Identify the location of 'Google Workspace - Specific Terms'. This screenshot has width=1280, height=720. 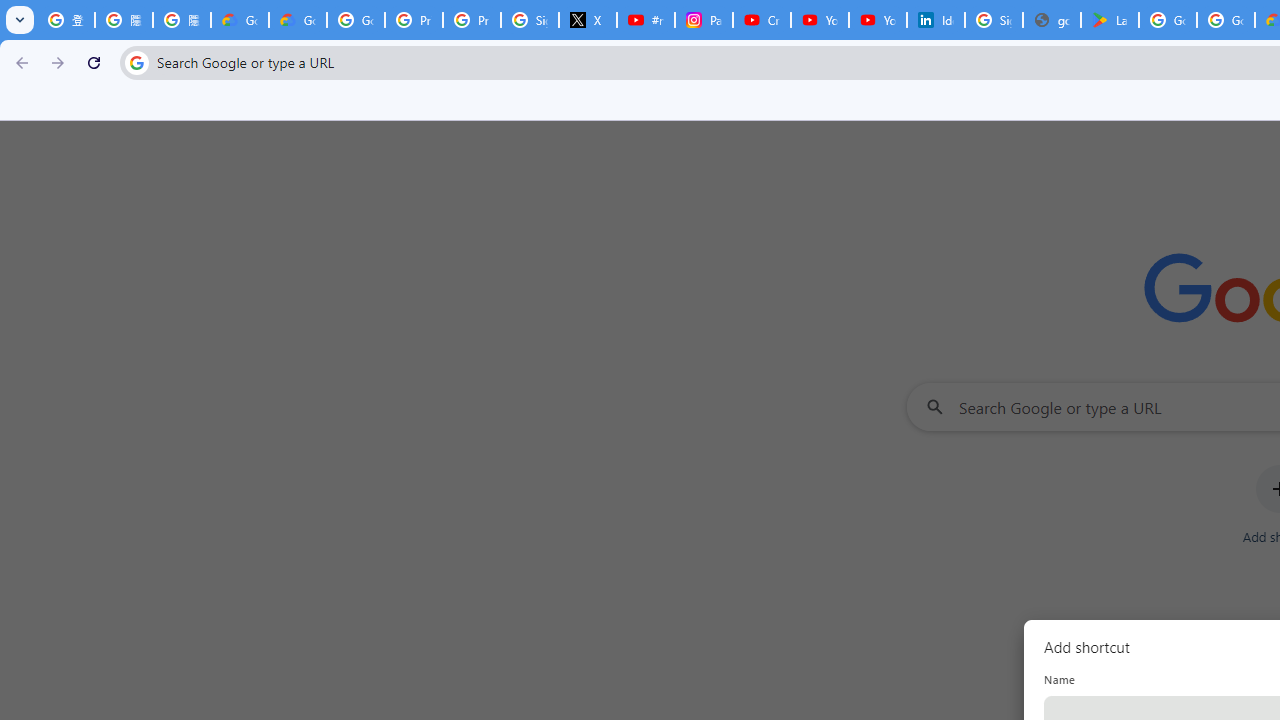
(1225, 20).